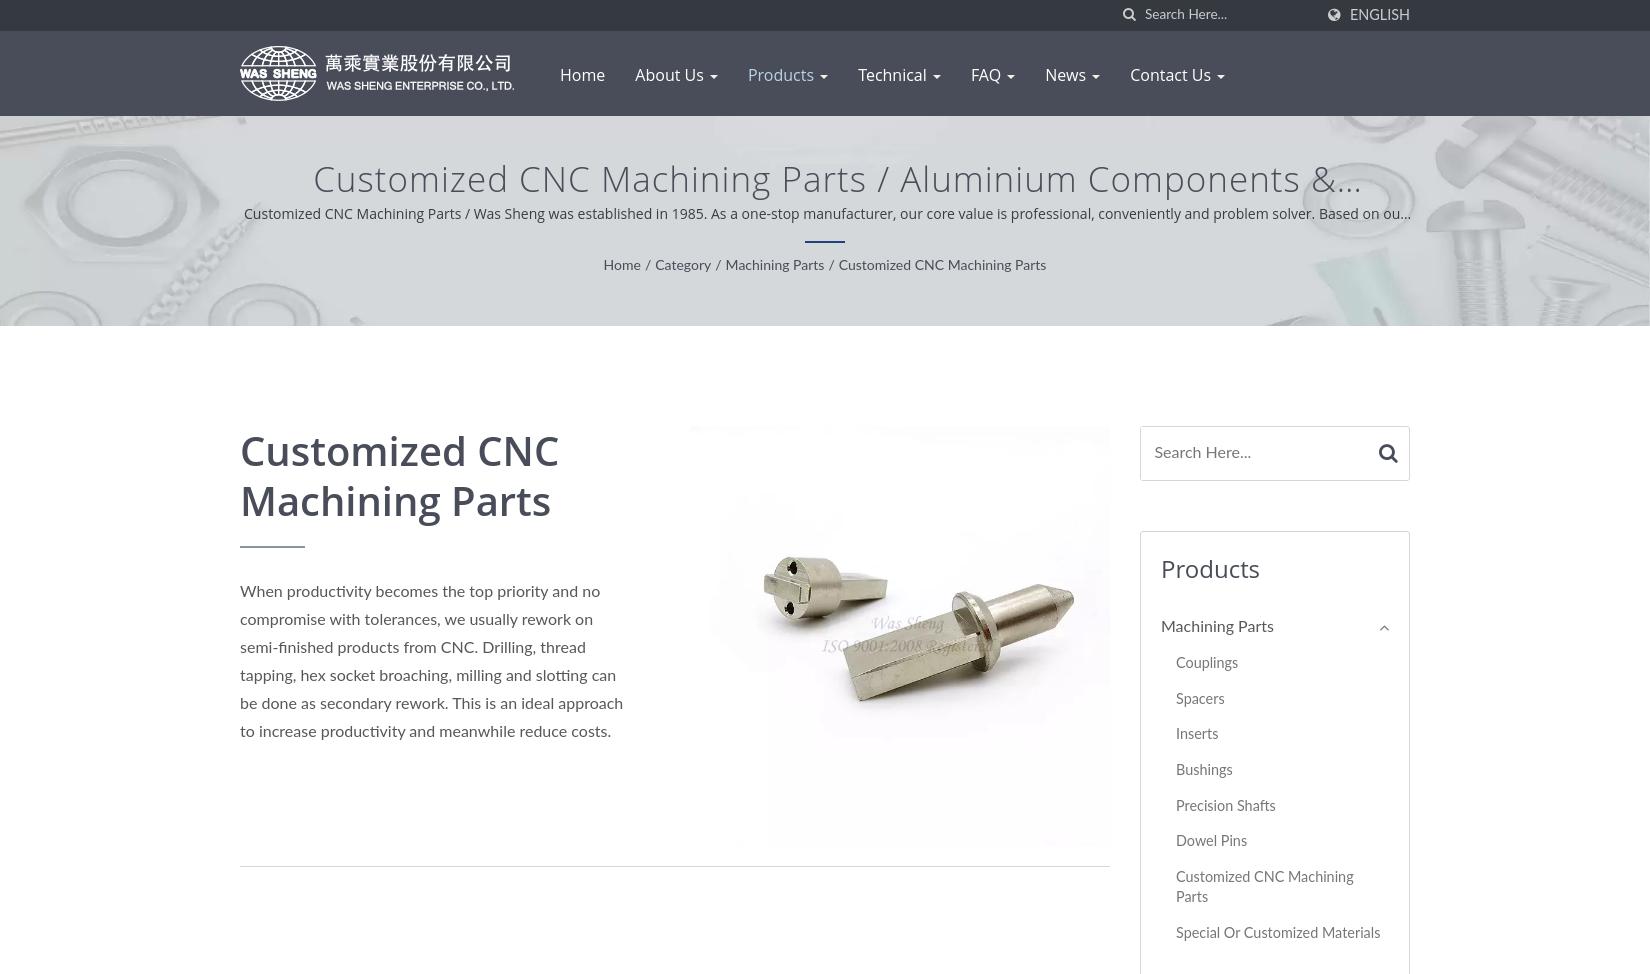 This screenshot has width=1650, height=974. I want to click on 'Dowel Pins', so click(1211, 841).